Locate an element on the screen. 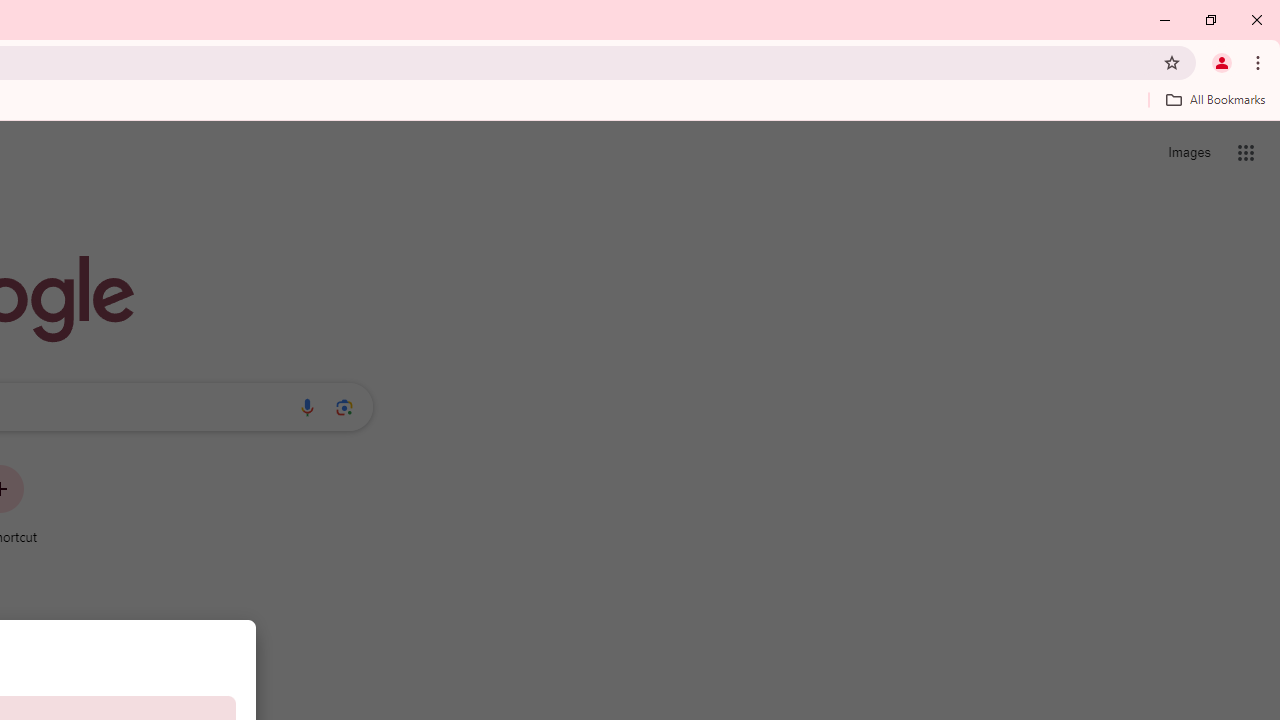 This screenshot has width=1280, height=720. 'Restore' is located at coordinates (1209, 20).